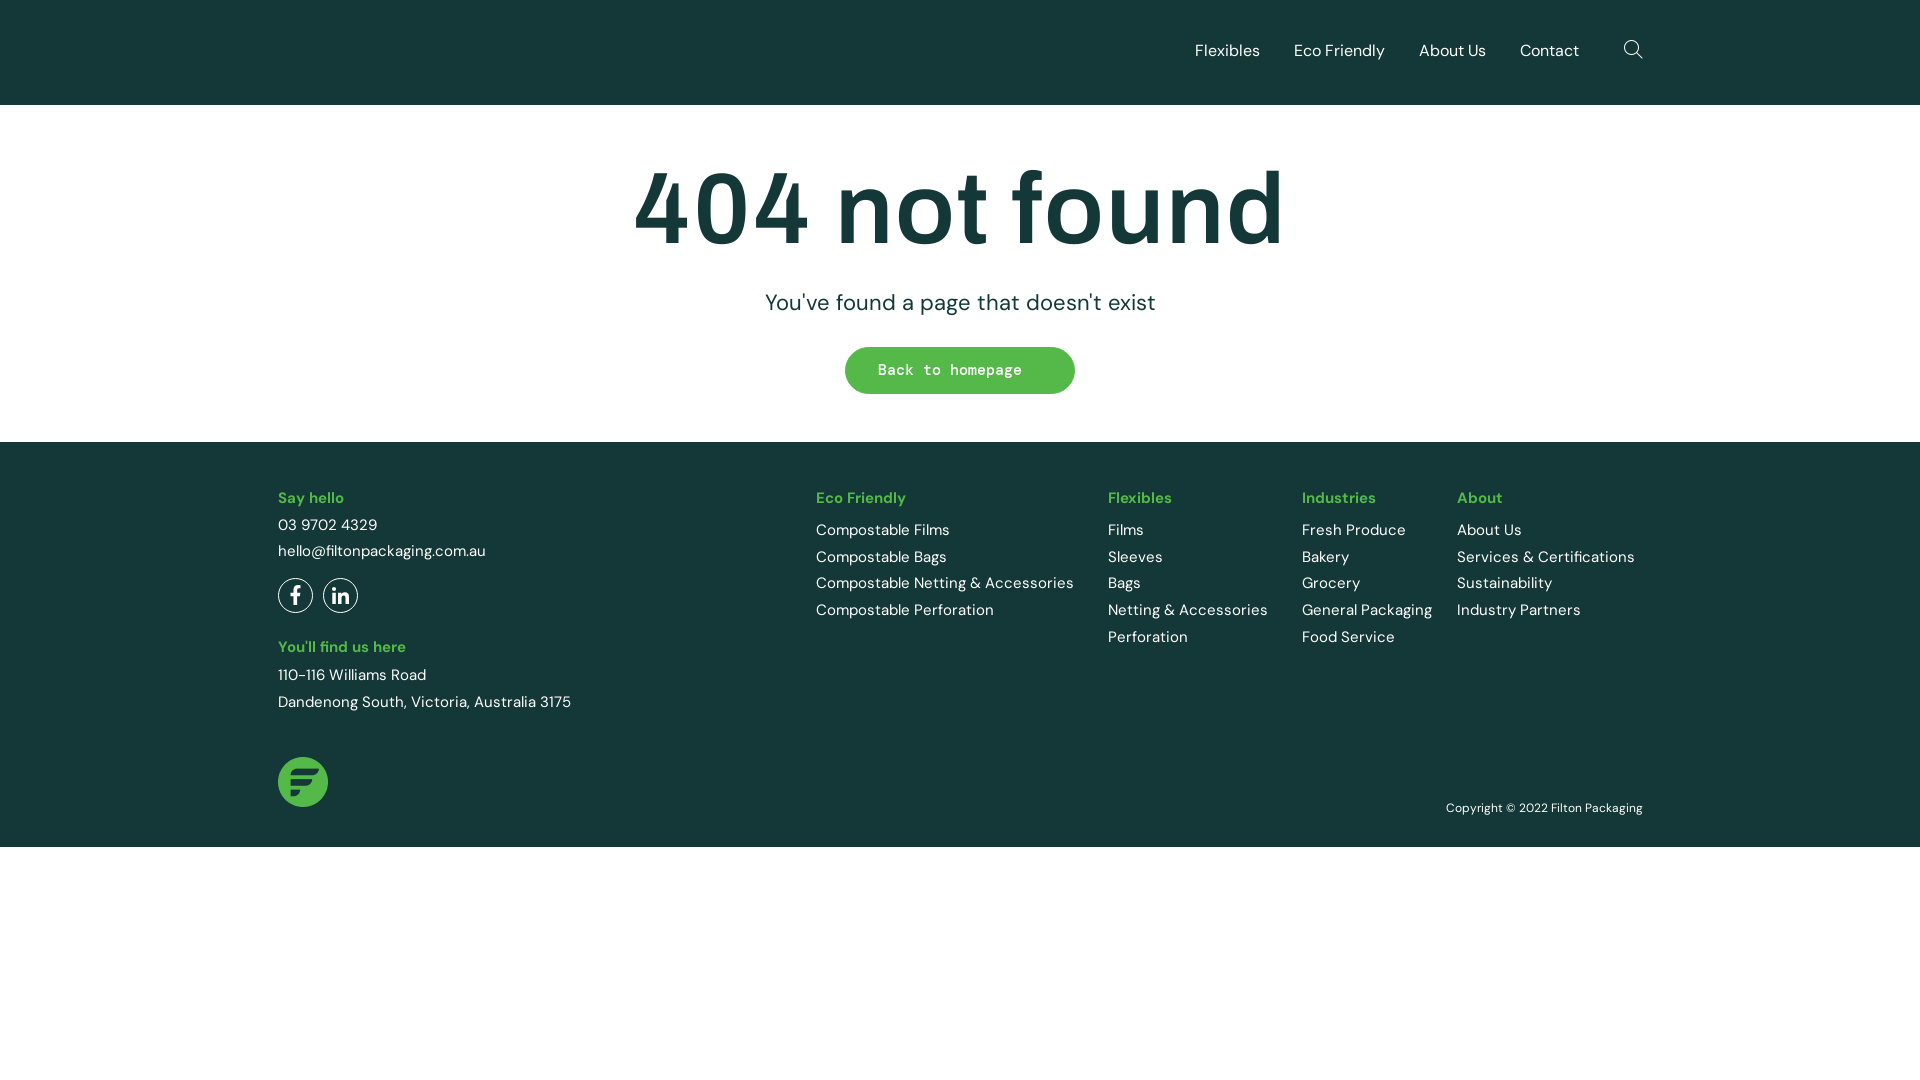 This screenshot has width=1920, height=1080. I want to click on 'Bags', so click(1124, 582).